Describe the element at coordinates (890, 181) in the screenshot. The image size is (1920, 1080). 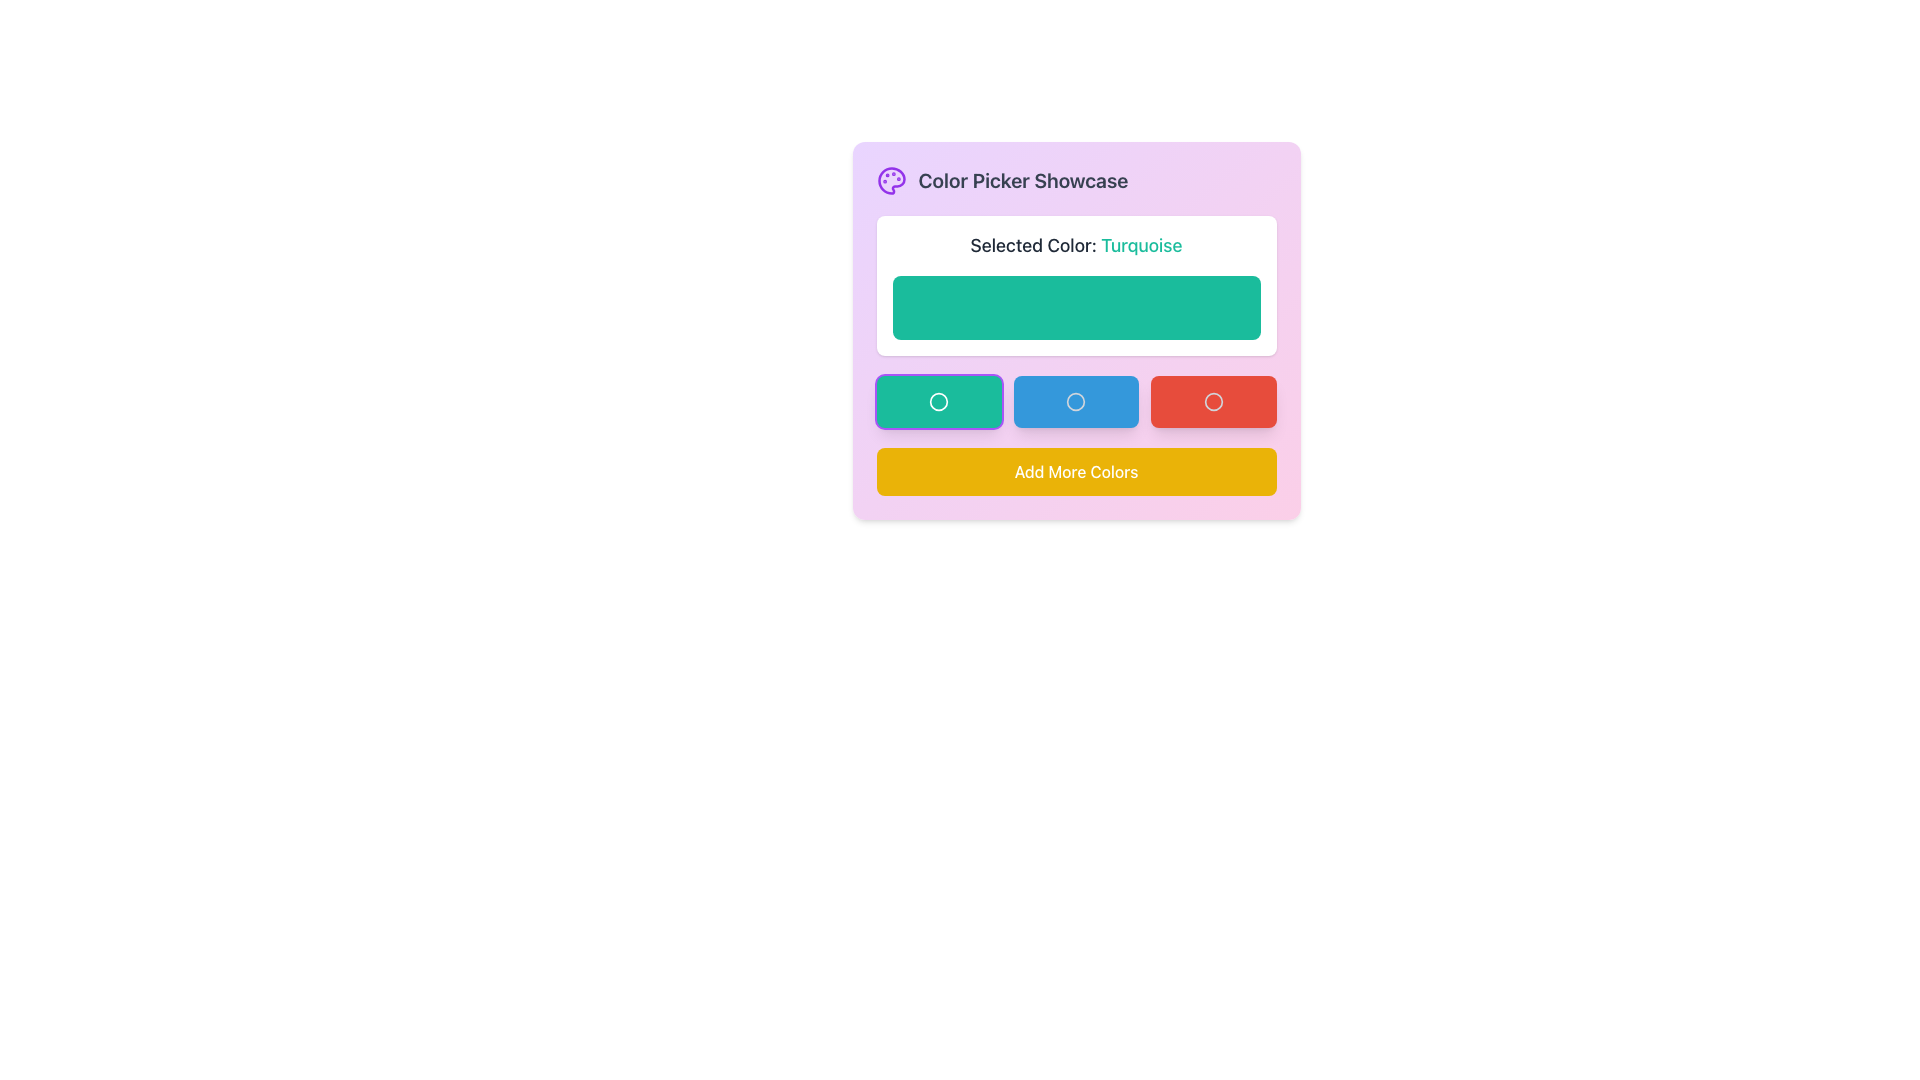
I see `the decorative icon representing the color picker tool, located to the left of the 'Color Picker Showcase' text element` at that location.